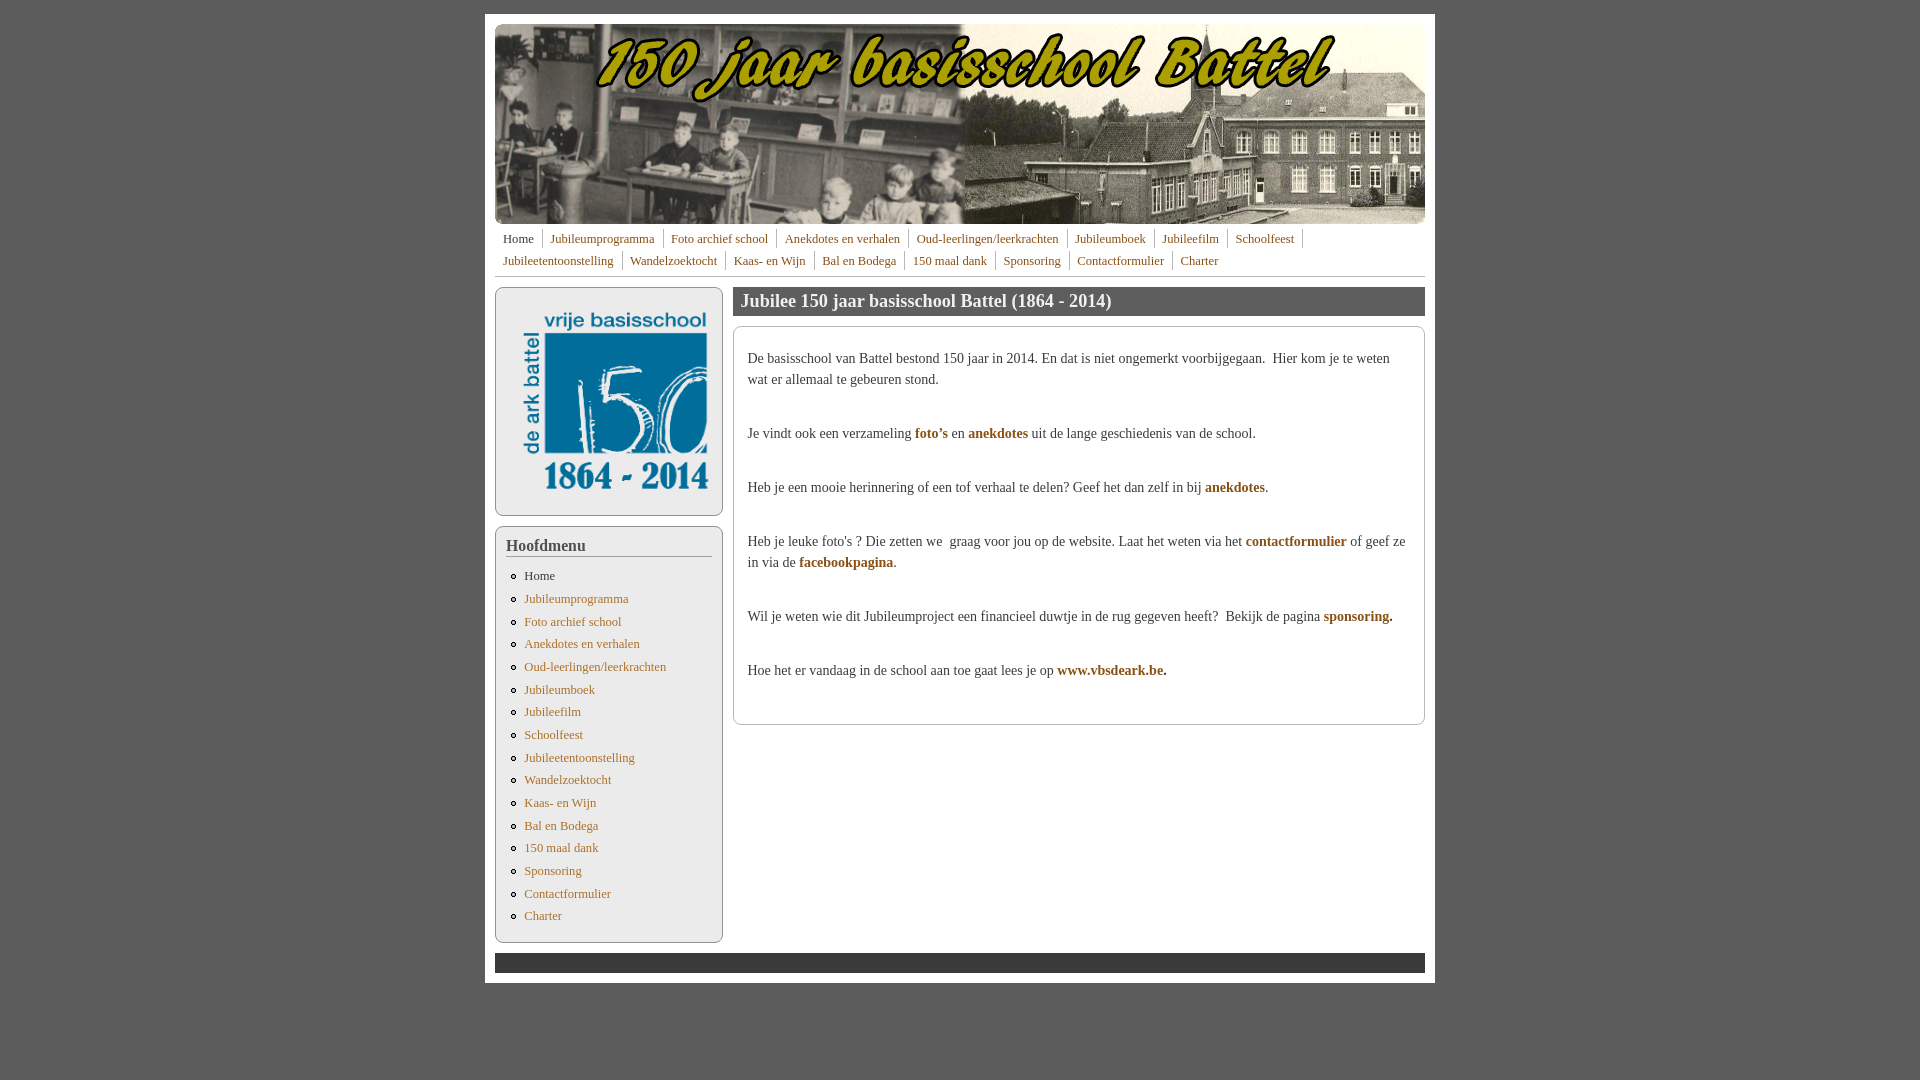 This screenshot has height=1080, width=1920. What do you see at coordinates (998, 260) in the screenshot?
I see `'Sponsoring'` at bounding box center [998, 260].